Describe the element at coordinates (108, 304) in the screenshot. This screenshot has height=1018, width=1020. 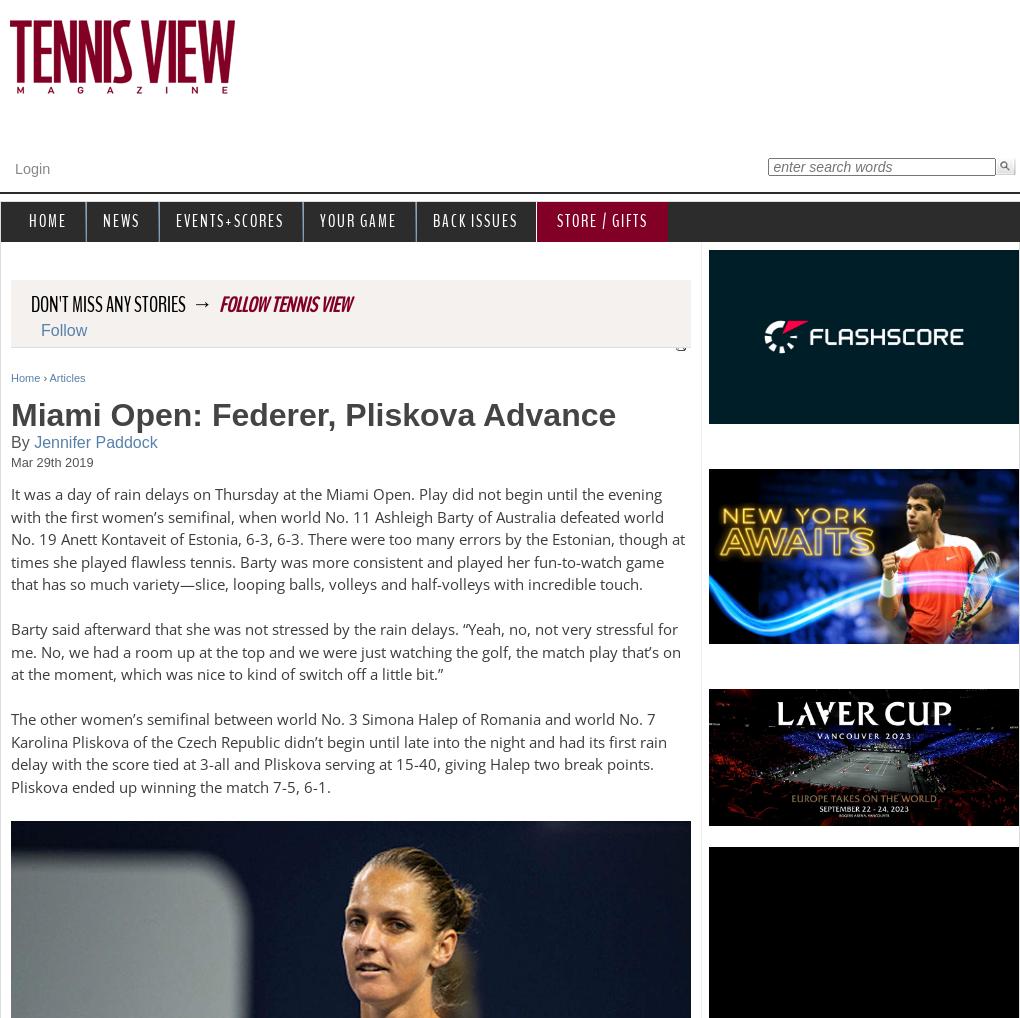
I see `'Don't miss any stories'` at that location.